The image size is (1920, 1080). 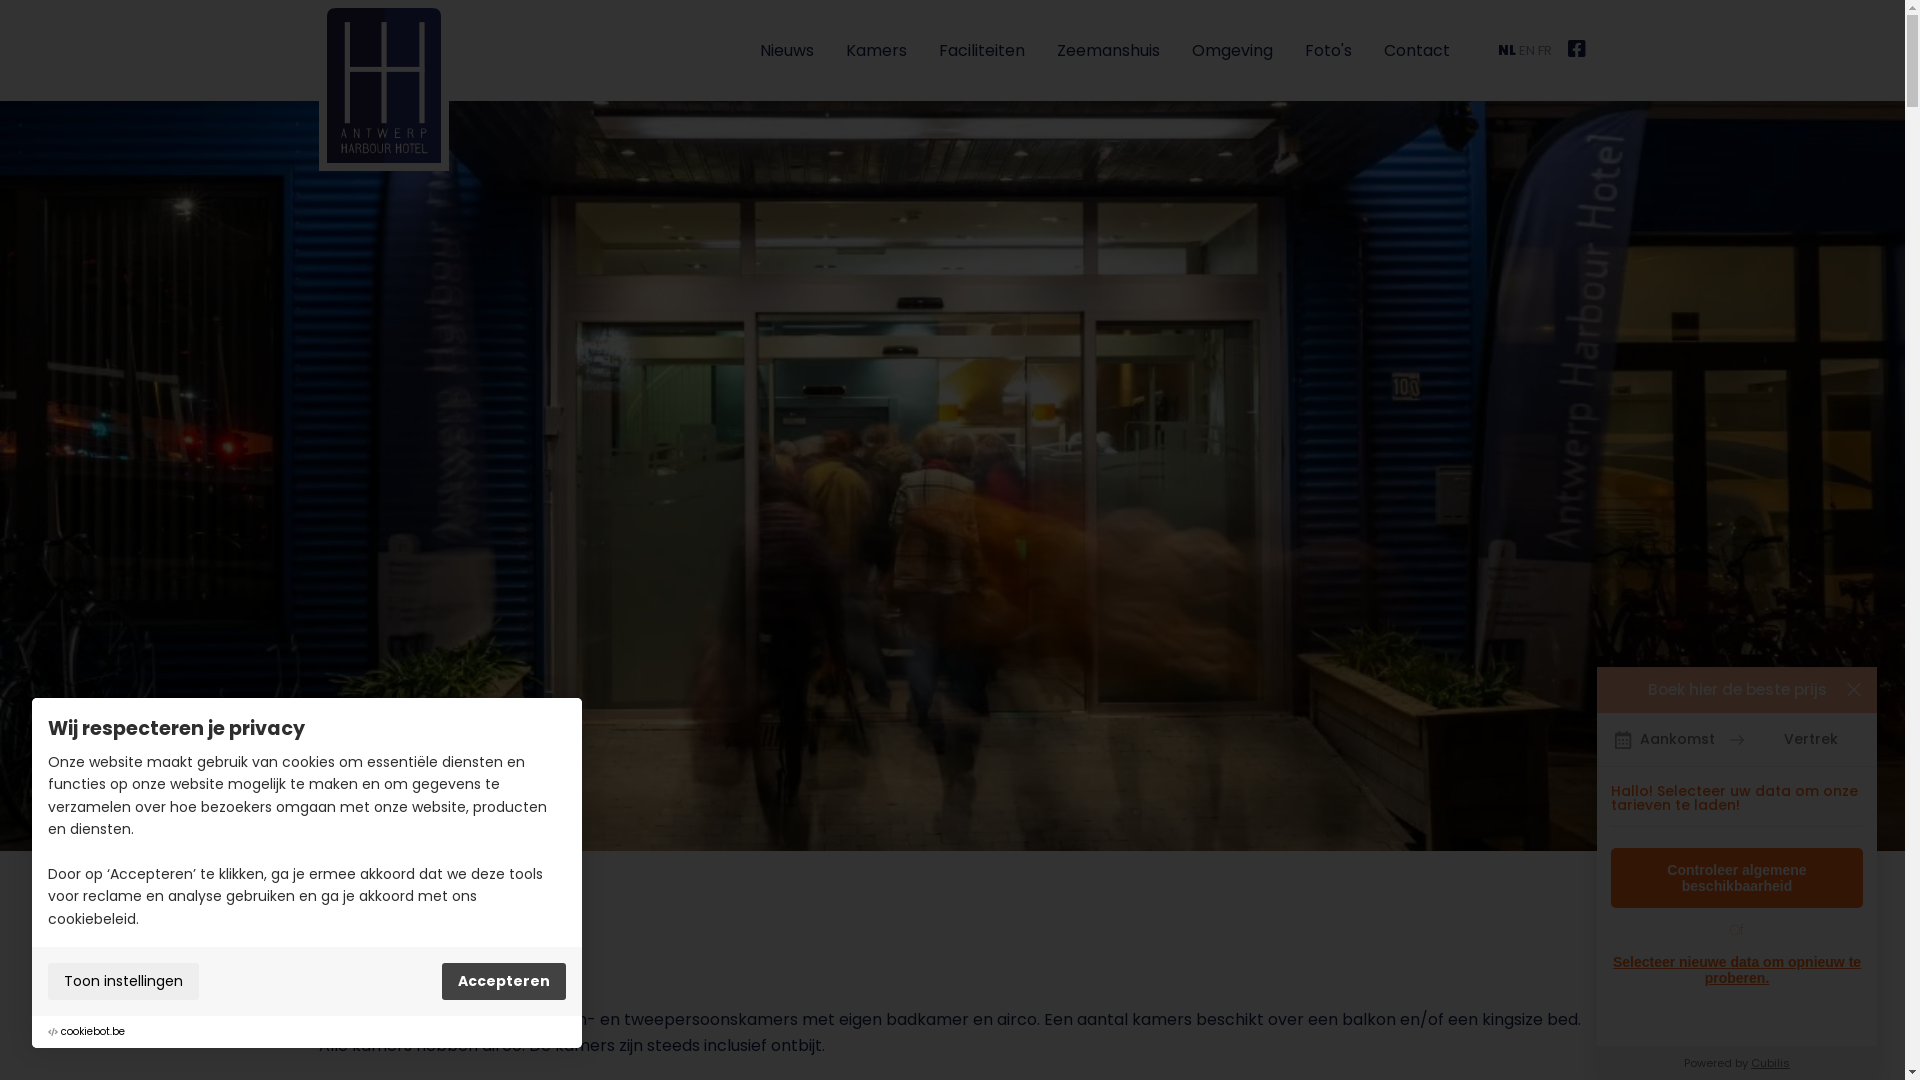 What do you see at coordinates (1107, 49) in the screenshot?
I see `'Zeemanshuis'` at bounding box center [1107, 49].